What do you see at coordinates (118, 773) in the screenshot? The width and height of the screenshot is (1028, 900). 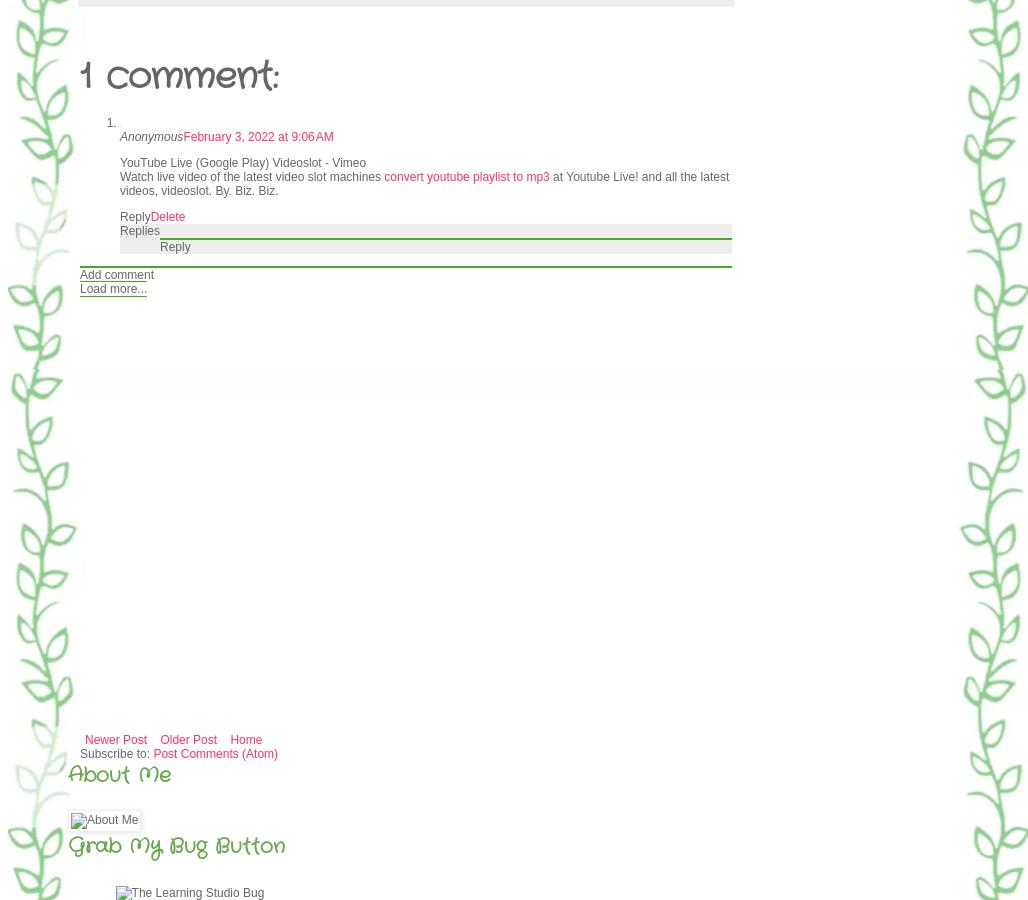 I see `'About Me'` at bounding box center [118, 773].